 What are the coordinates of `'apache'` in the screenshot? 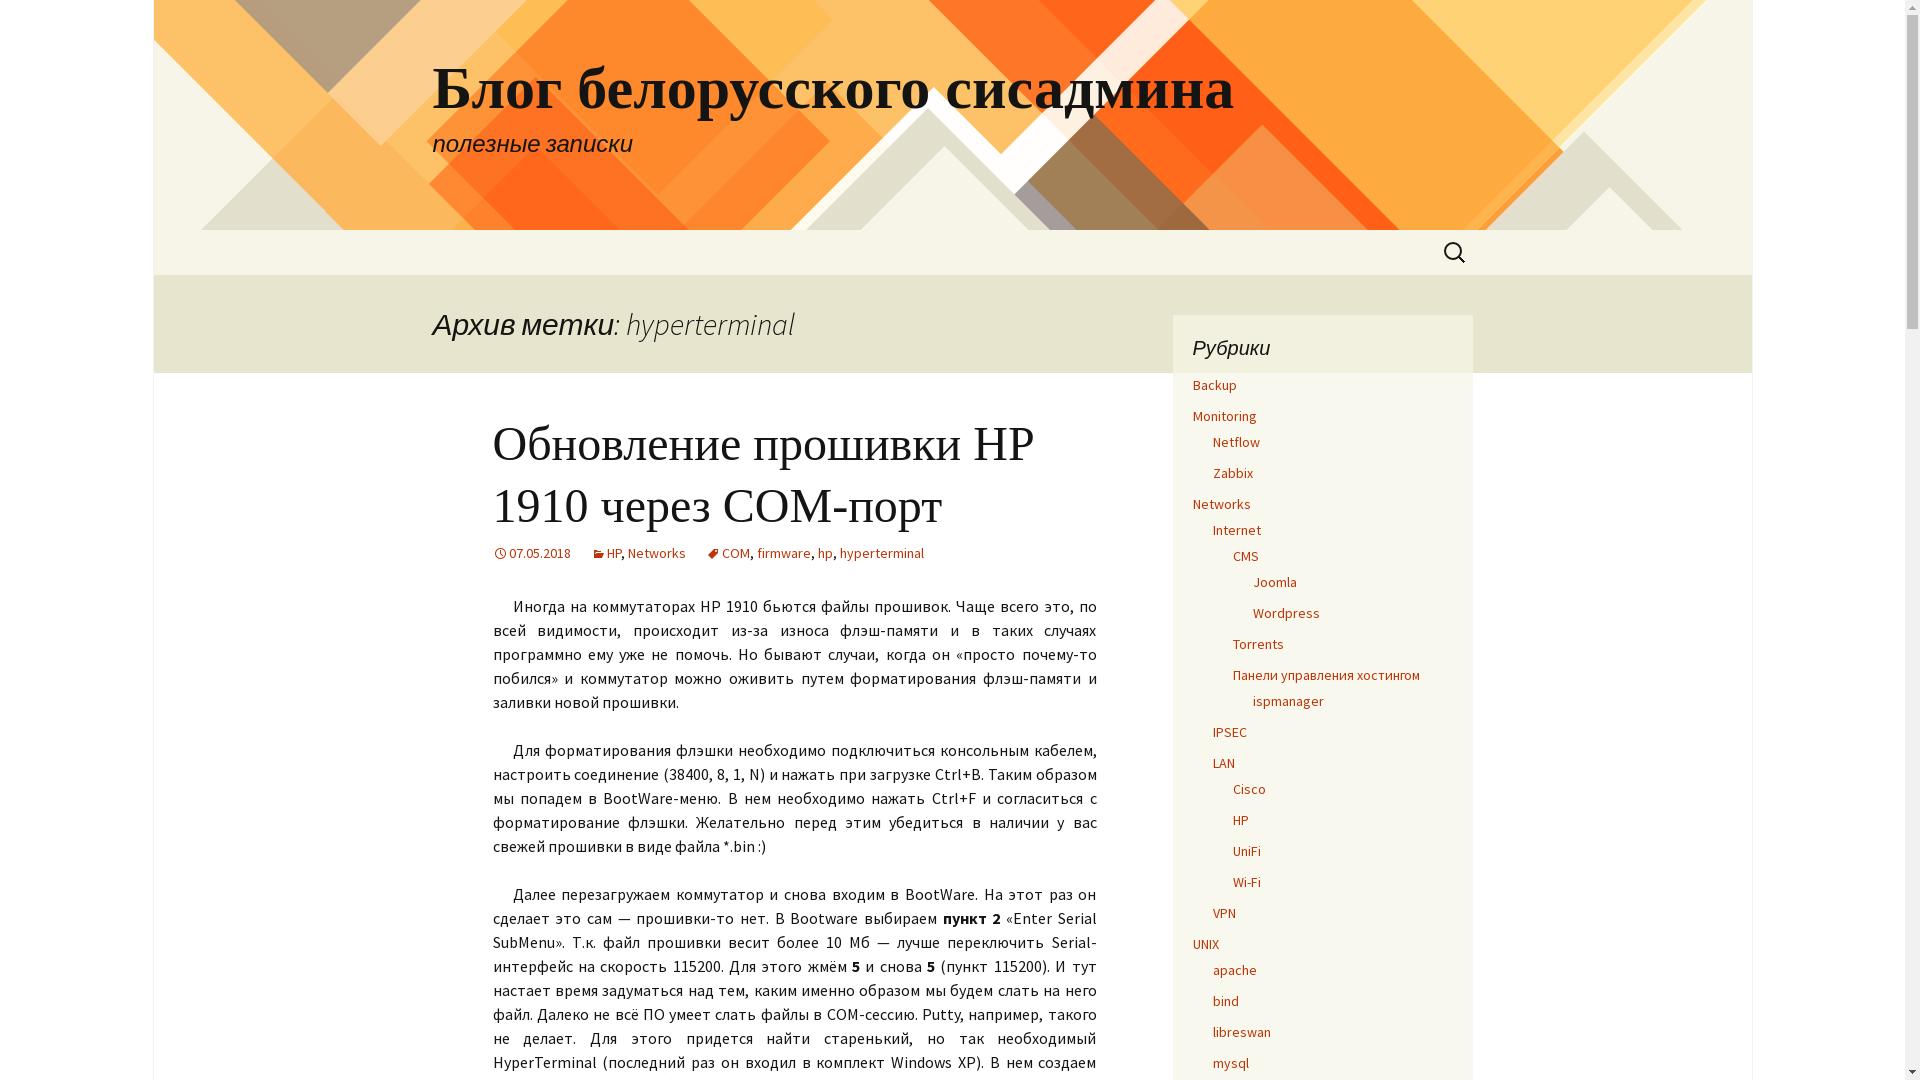 It's located at (1232, 968).